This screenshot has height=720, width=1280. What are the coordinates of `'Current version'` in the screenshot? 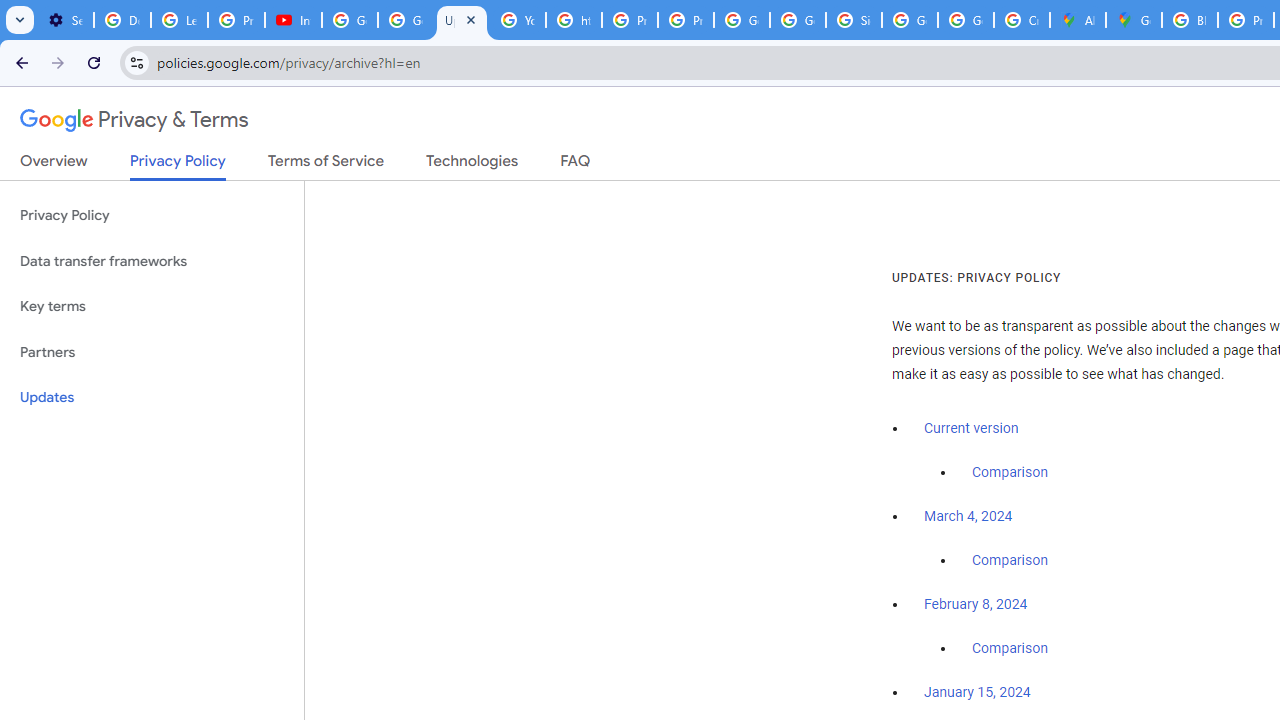 It's located at (971, 427).